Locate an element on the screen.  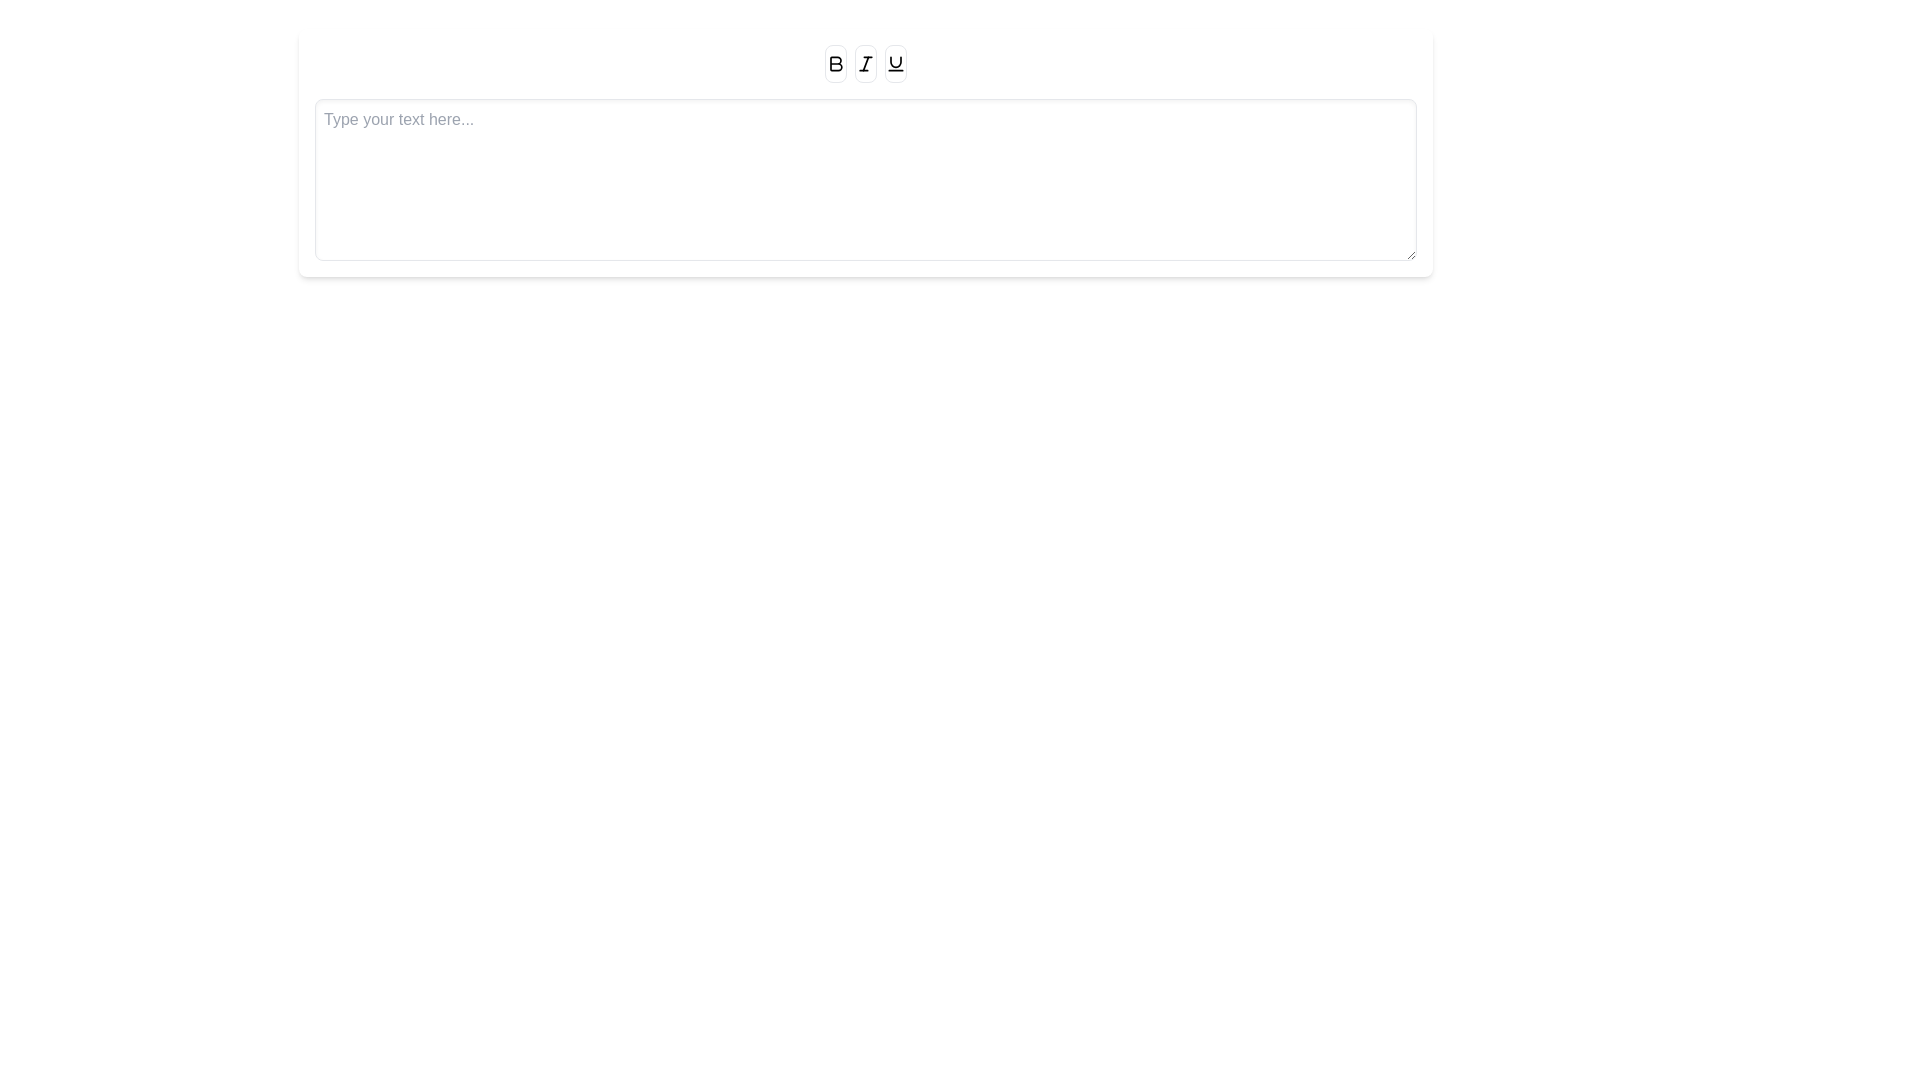
the underline icon located in the toolbar at the top of the application layout to apply underline formatting is located at coordinates (895, 63).